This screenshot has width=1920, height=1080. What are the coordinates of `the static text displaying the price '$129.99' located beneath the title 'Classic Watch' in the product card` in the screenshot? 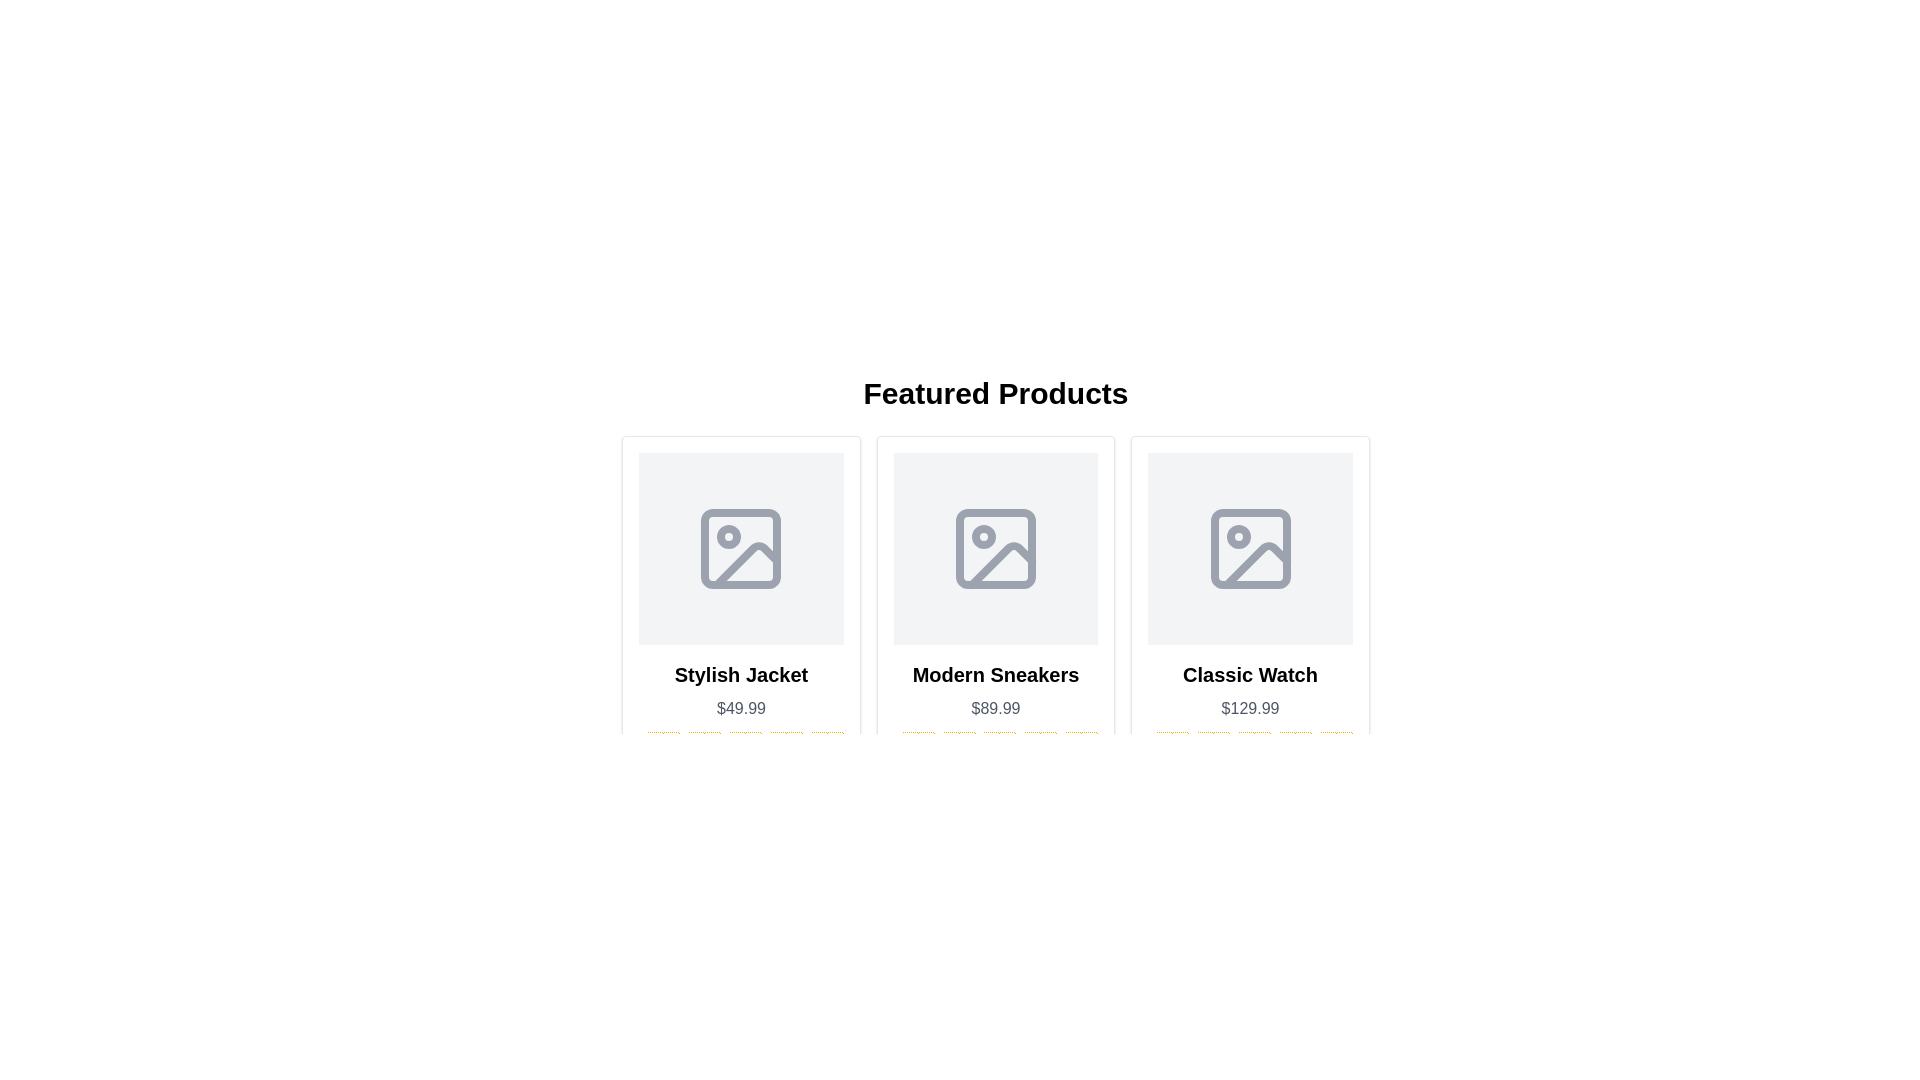 It's located at (1249, 708).